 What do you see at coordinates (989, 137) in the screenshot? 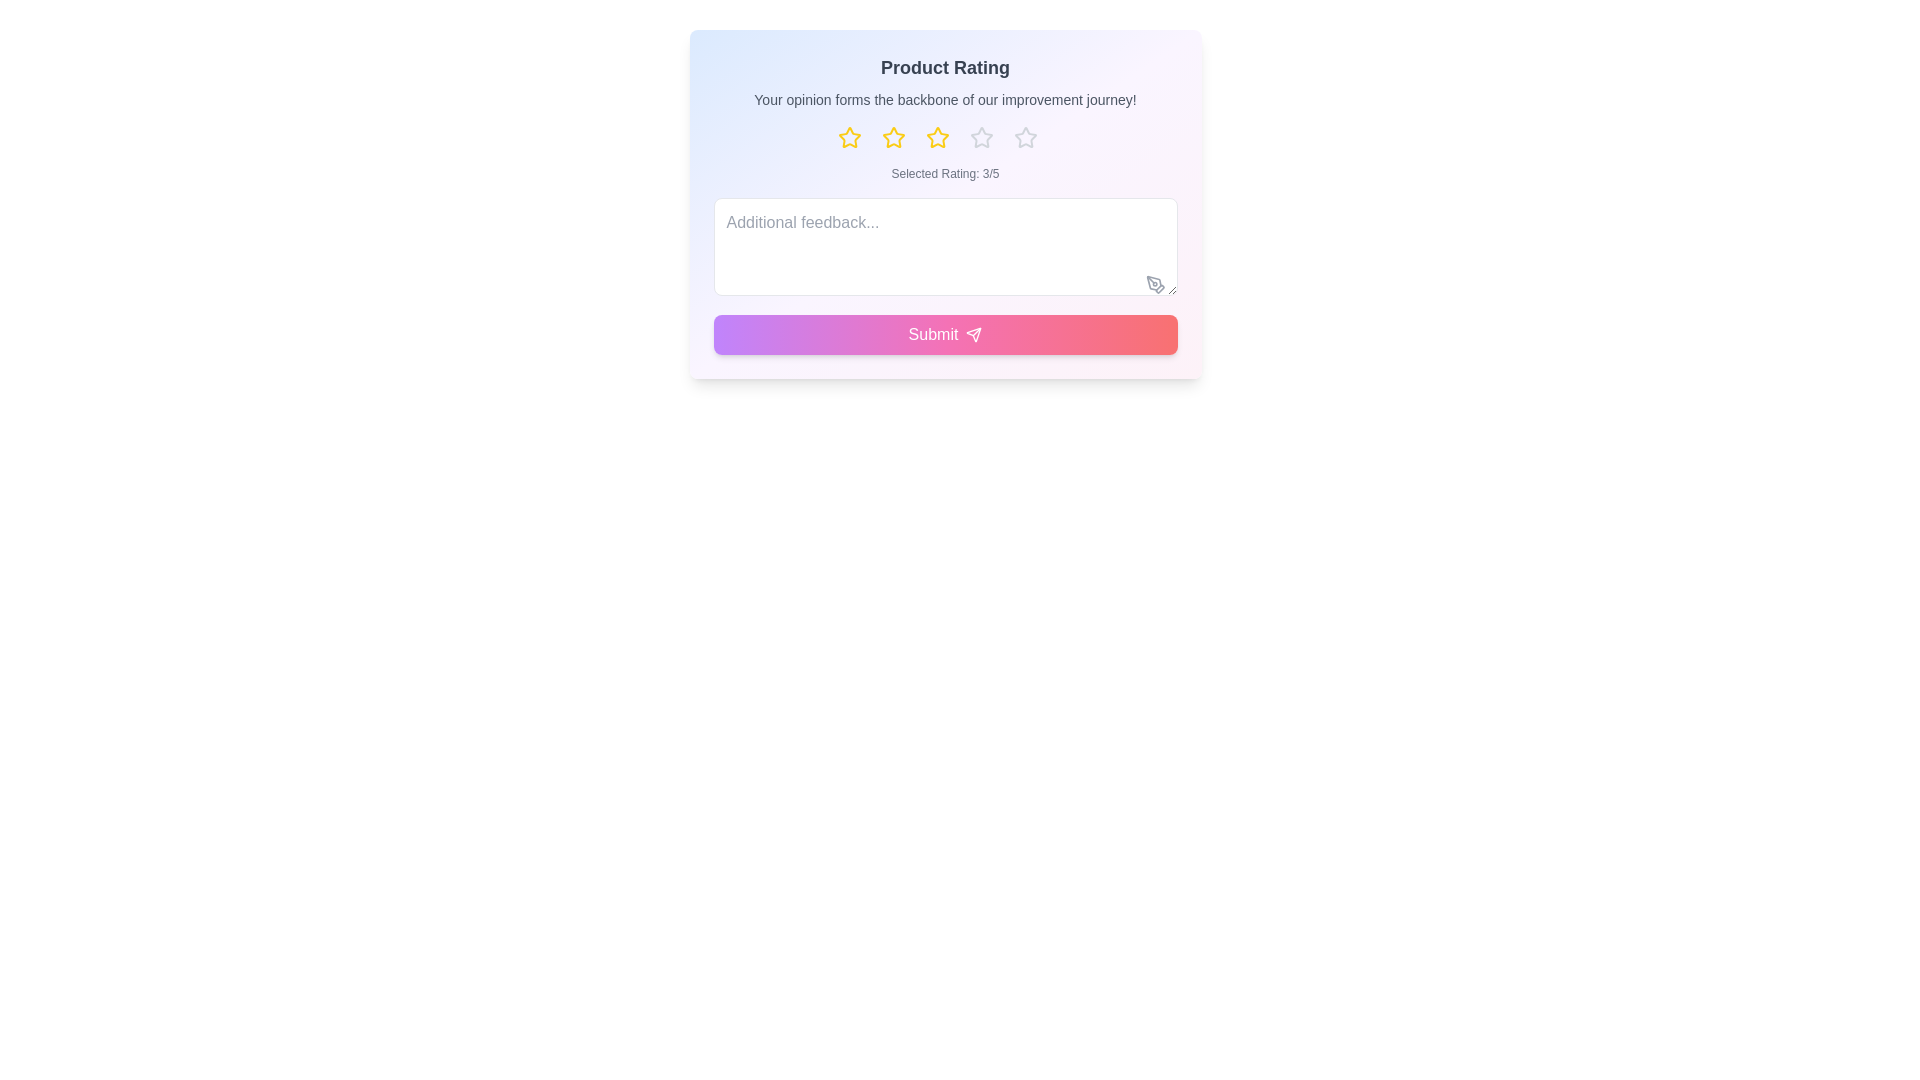
I see `the star rating button corresponding to 4 stars to observe the hover effect` at bounding box center [989, 137].